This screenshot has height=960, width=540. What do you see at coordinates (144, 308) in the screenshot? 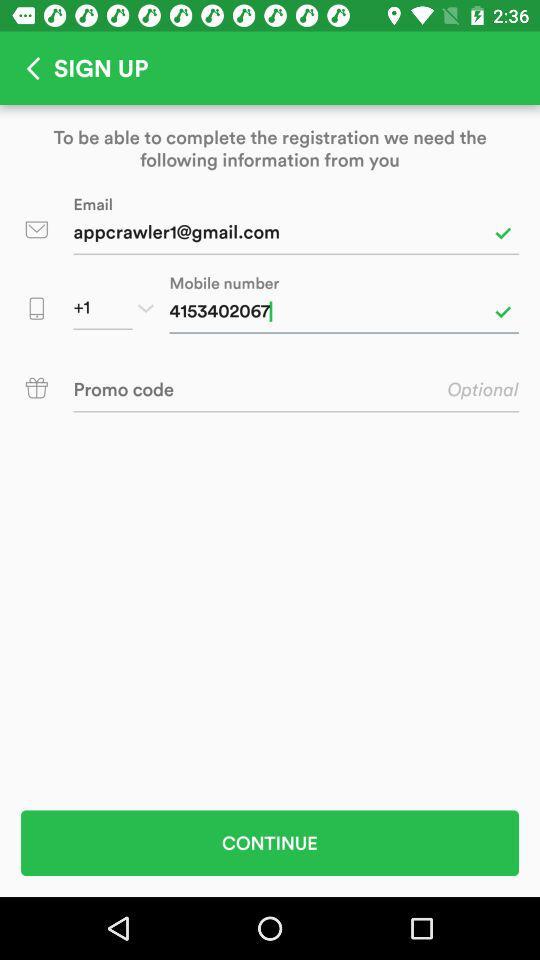
I see `the expand_more icon` at bounding box center [144, 308].